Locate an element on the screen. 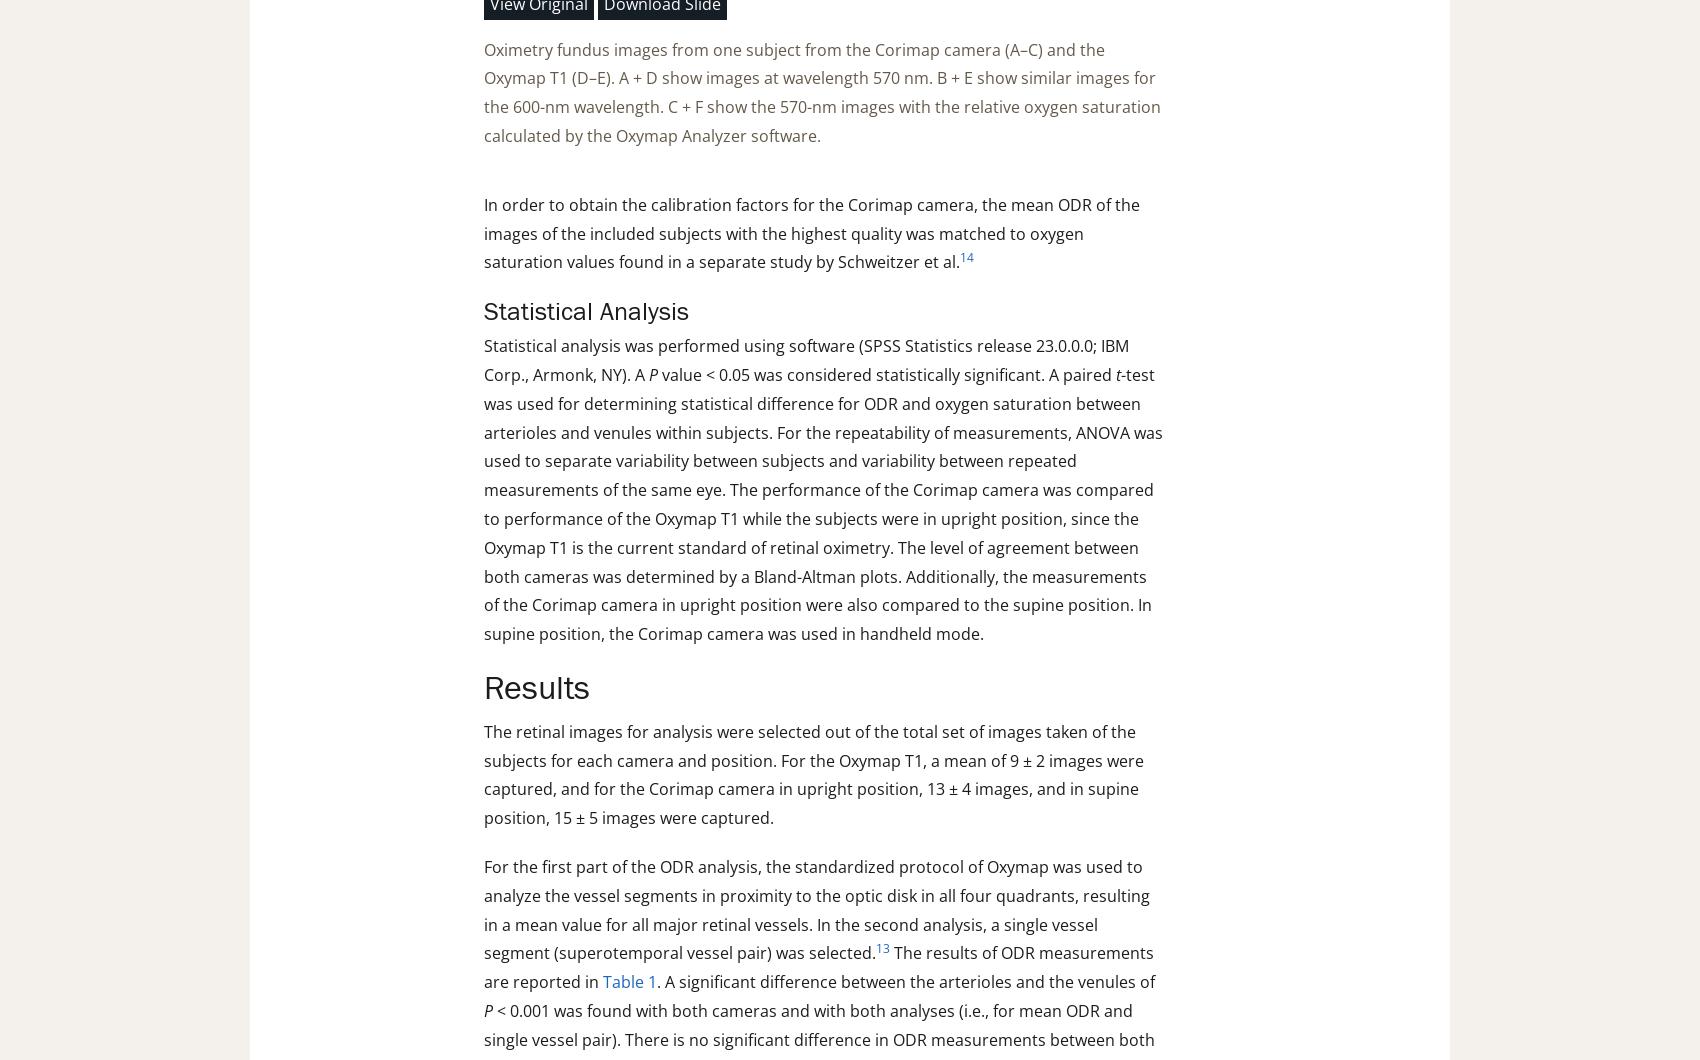 This screenshot has height=1060, width=1700. 'Results' is located at coordinates (536, 687).